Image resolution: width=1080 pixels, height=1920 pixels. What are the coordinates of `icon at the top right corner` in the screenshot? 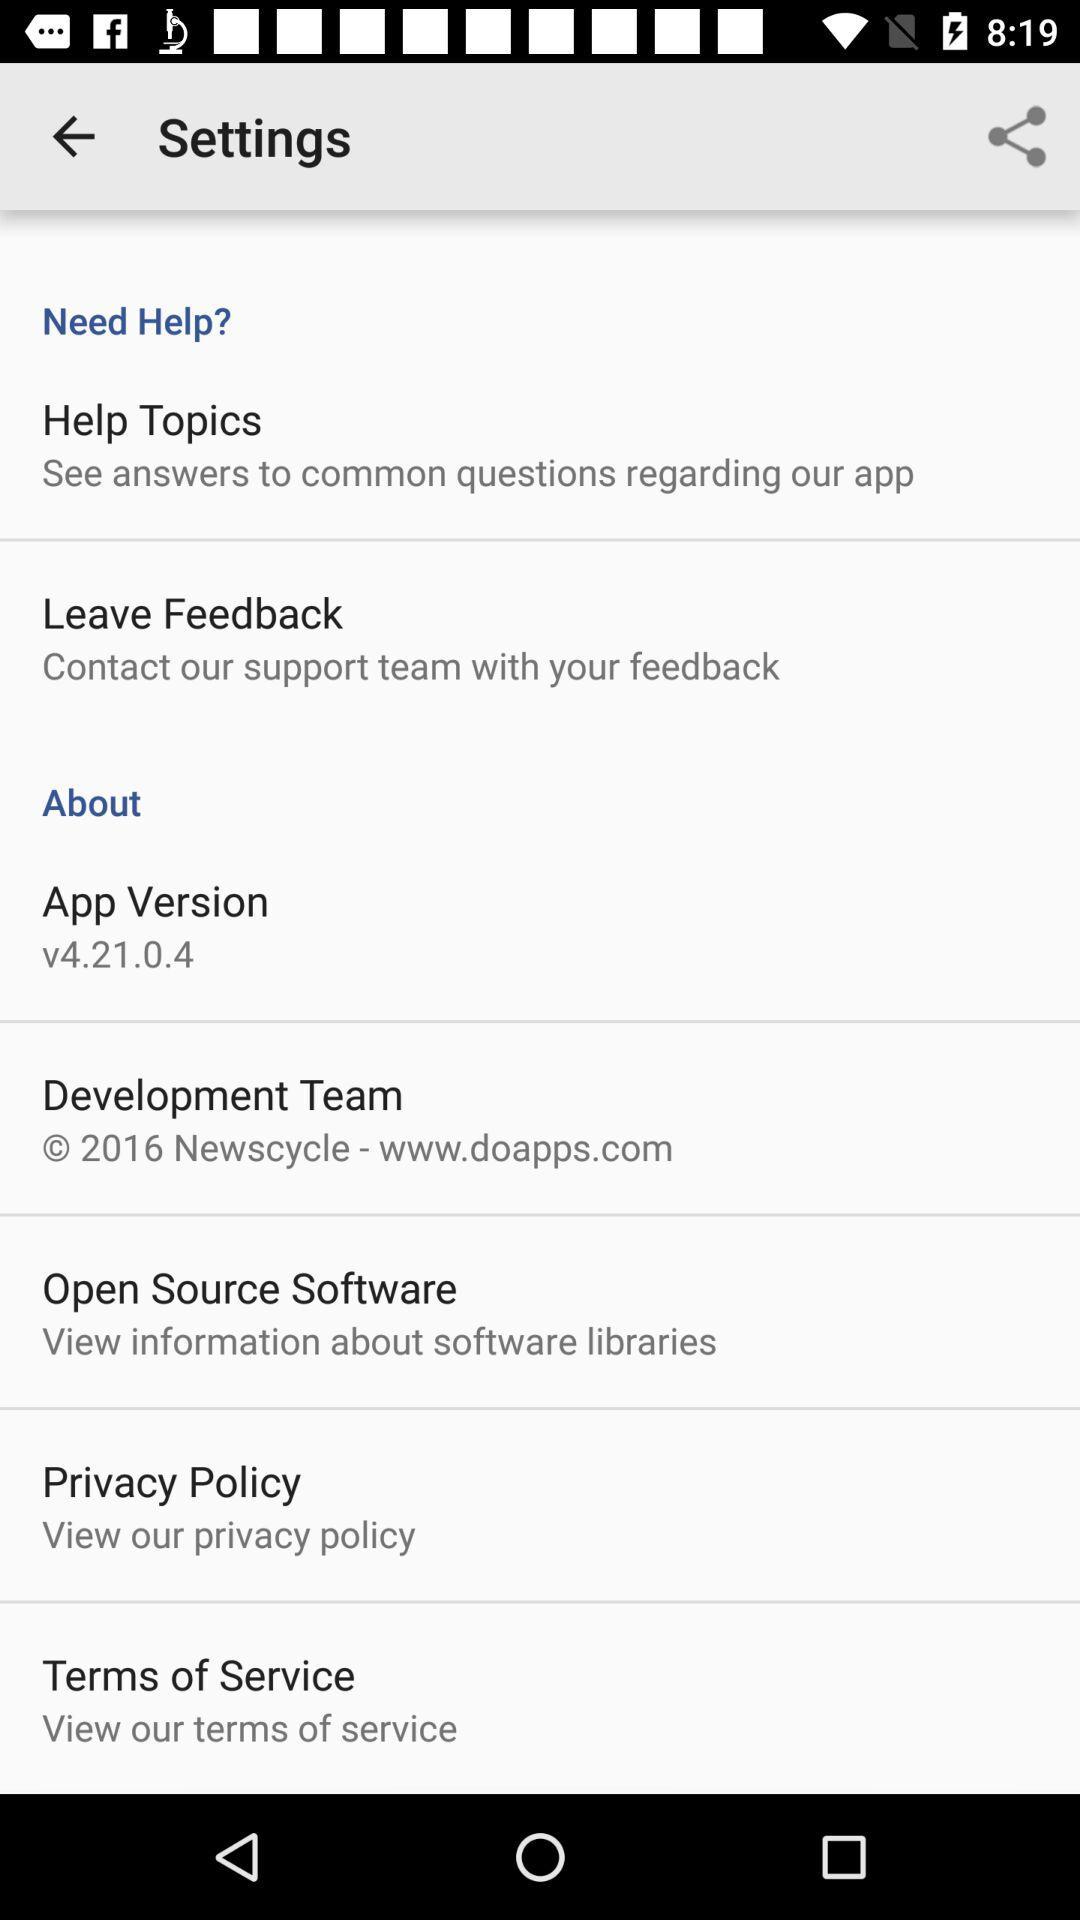 It's located at (1017, 135).